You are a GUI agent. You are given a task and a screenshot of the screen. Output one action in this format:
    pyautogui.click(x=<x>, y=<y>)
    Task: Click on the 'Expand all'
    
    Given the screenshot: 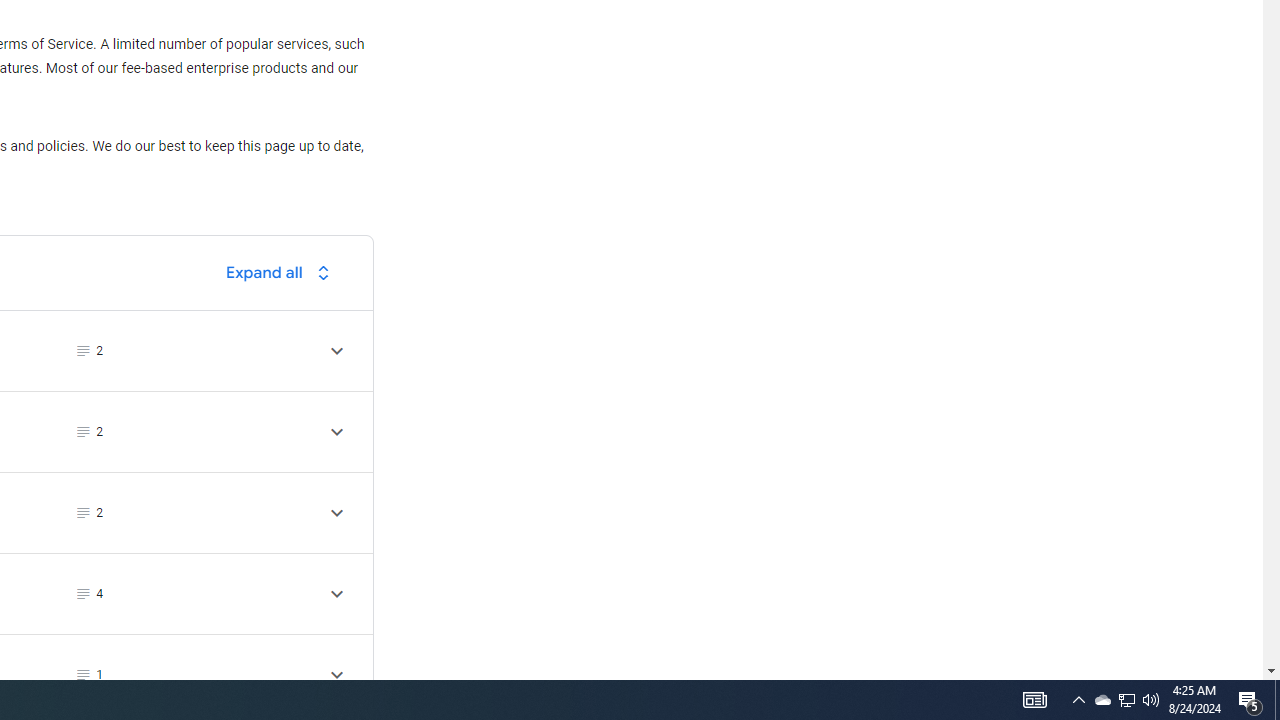 What is the action you would take?
    pyautogui.click(x=282, y=272)
    